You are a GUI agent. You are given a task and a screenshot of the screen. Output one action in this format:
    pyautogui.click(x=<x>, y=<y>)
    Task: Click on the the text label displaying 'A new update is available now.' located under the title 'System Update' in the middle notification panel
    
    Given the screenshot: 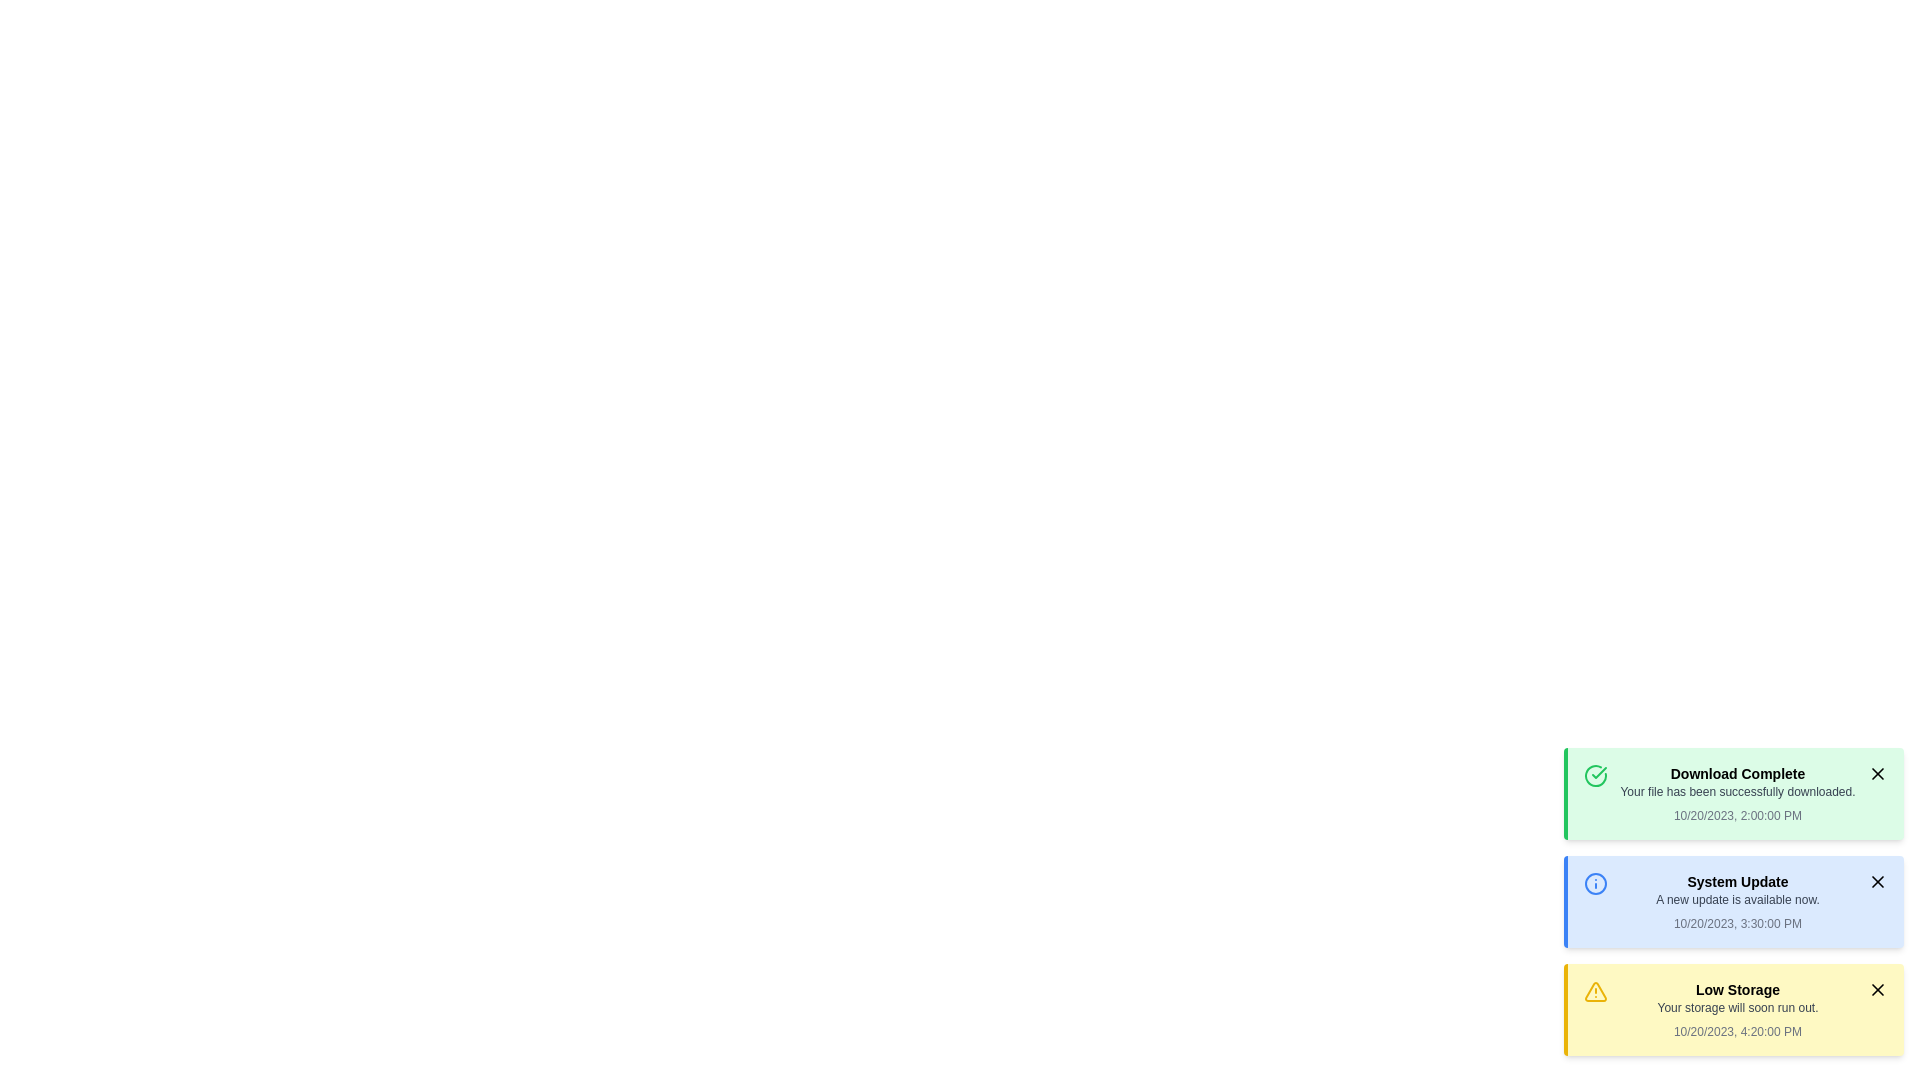 What is the action you would take?
    pyautogui.click(x=1736, y=898)
    